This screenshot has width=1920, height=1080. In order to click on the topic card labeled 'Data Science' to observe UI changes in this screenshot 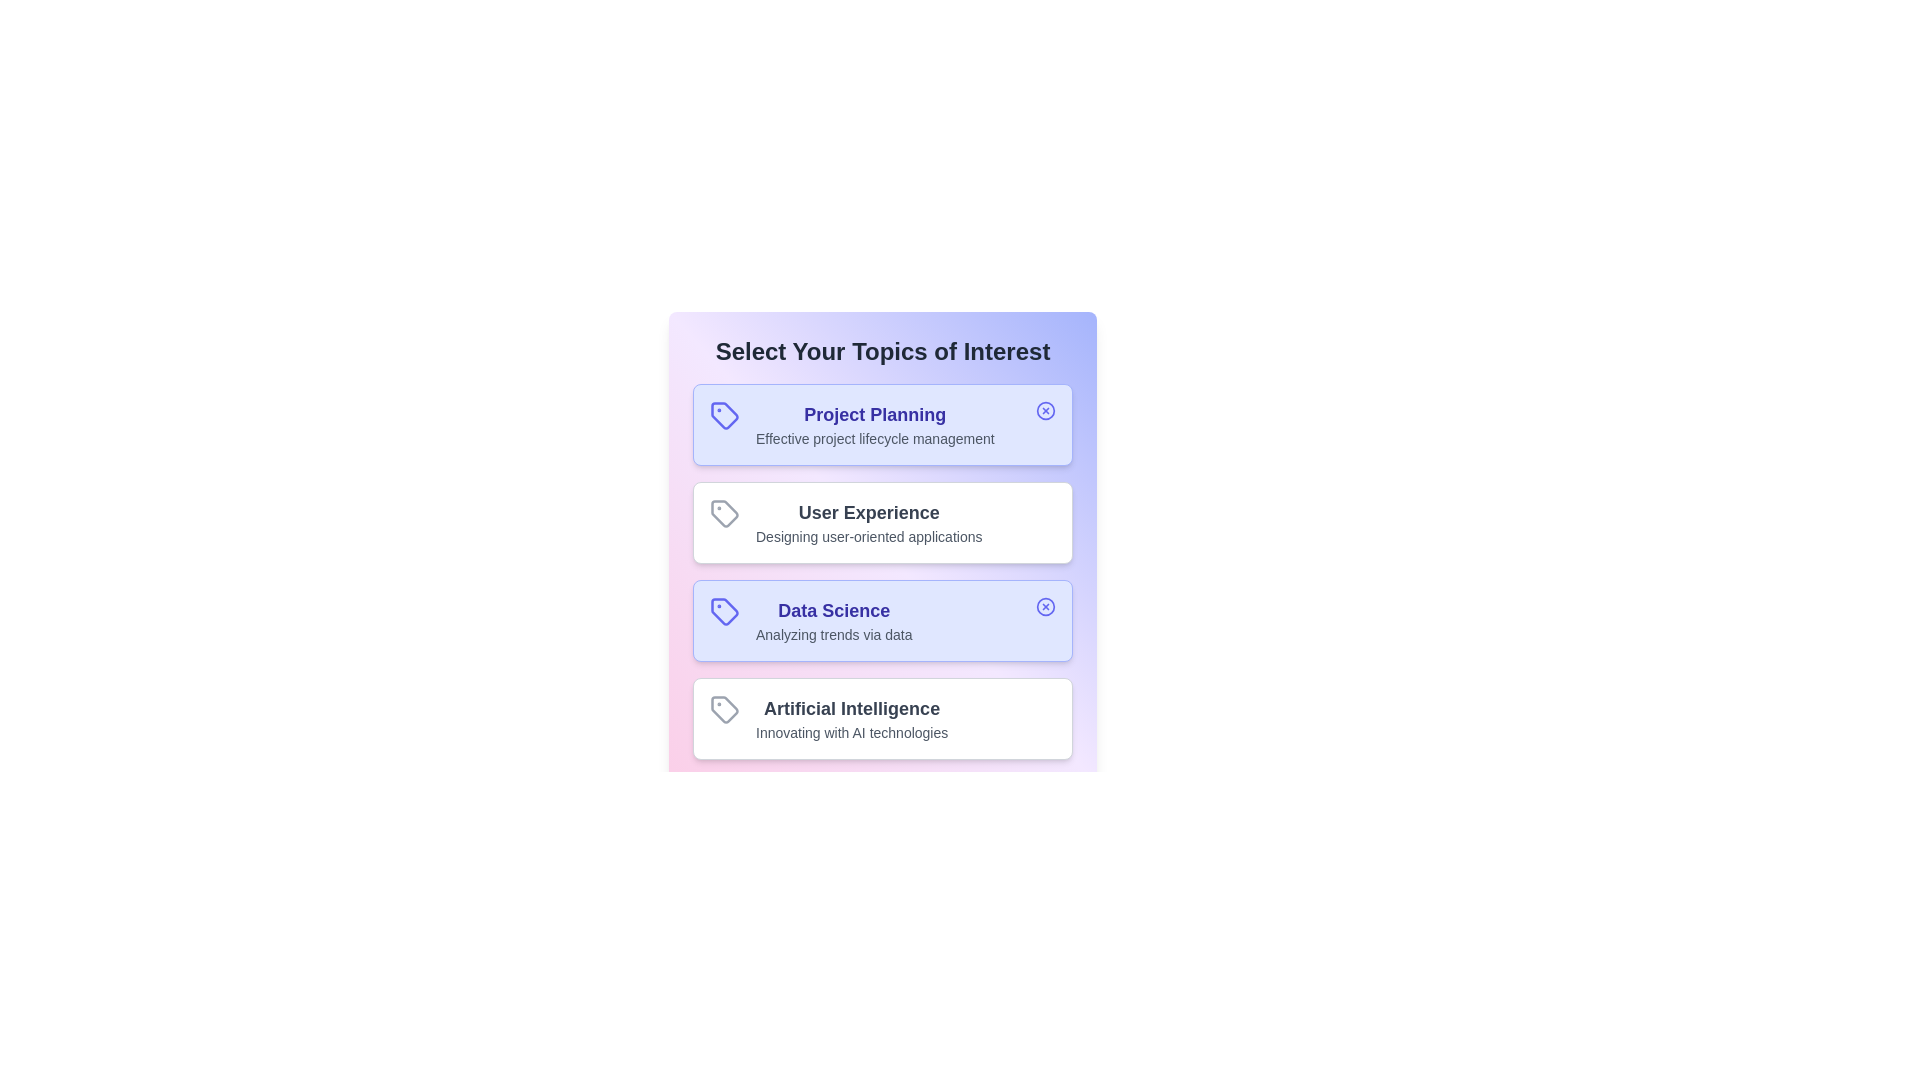, I will do `click(882, 620)`.